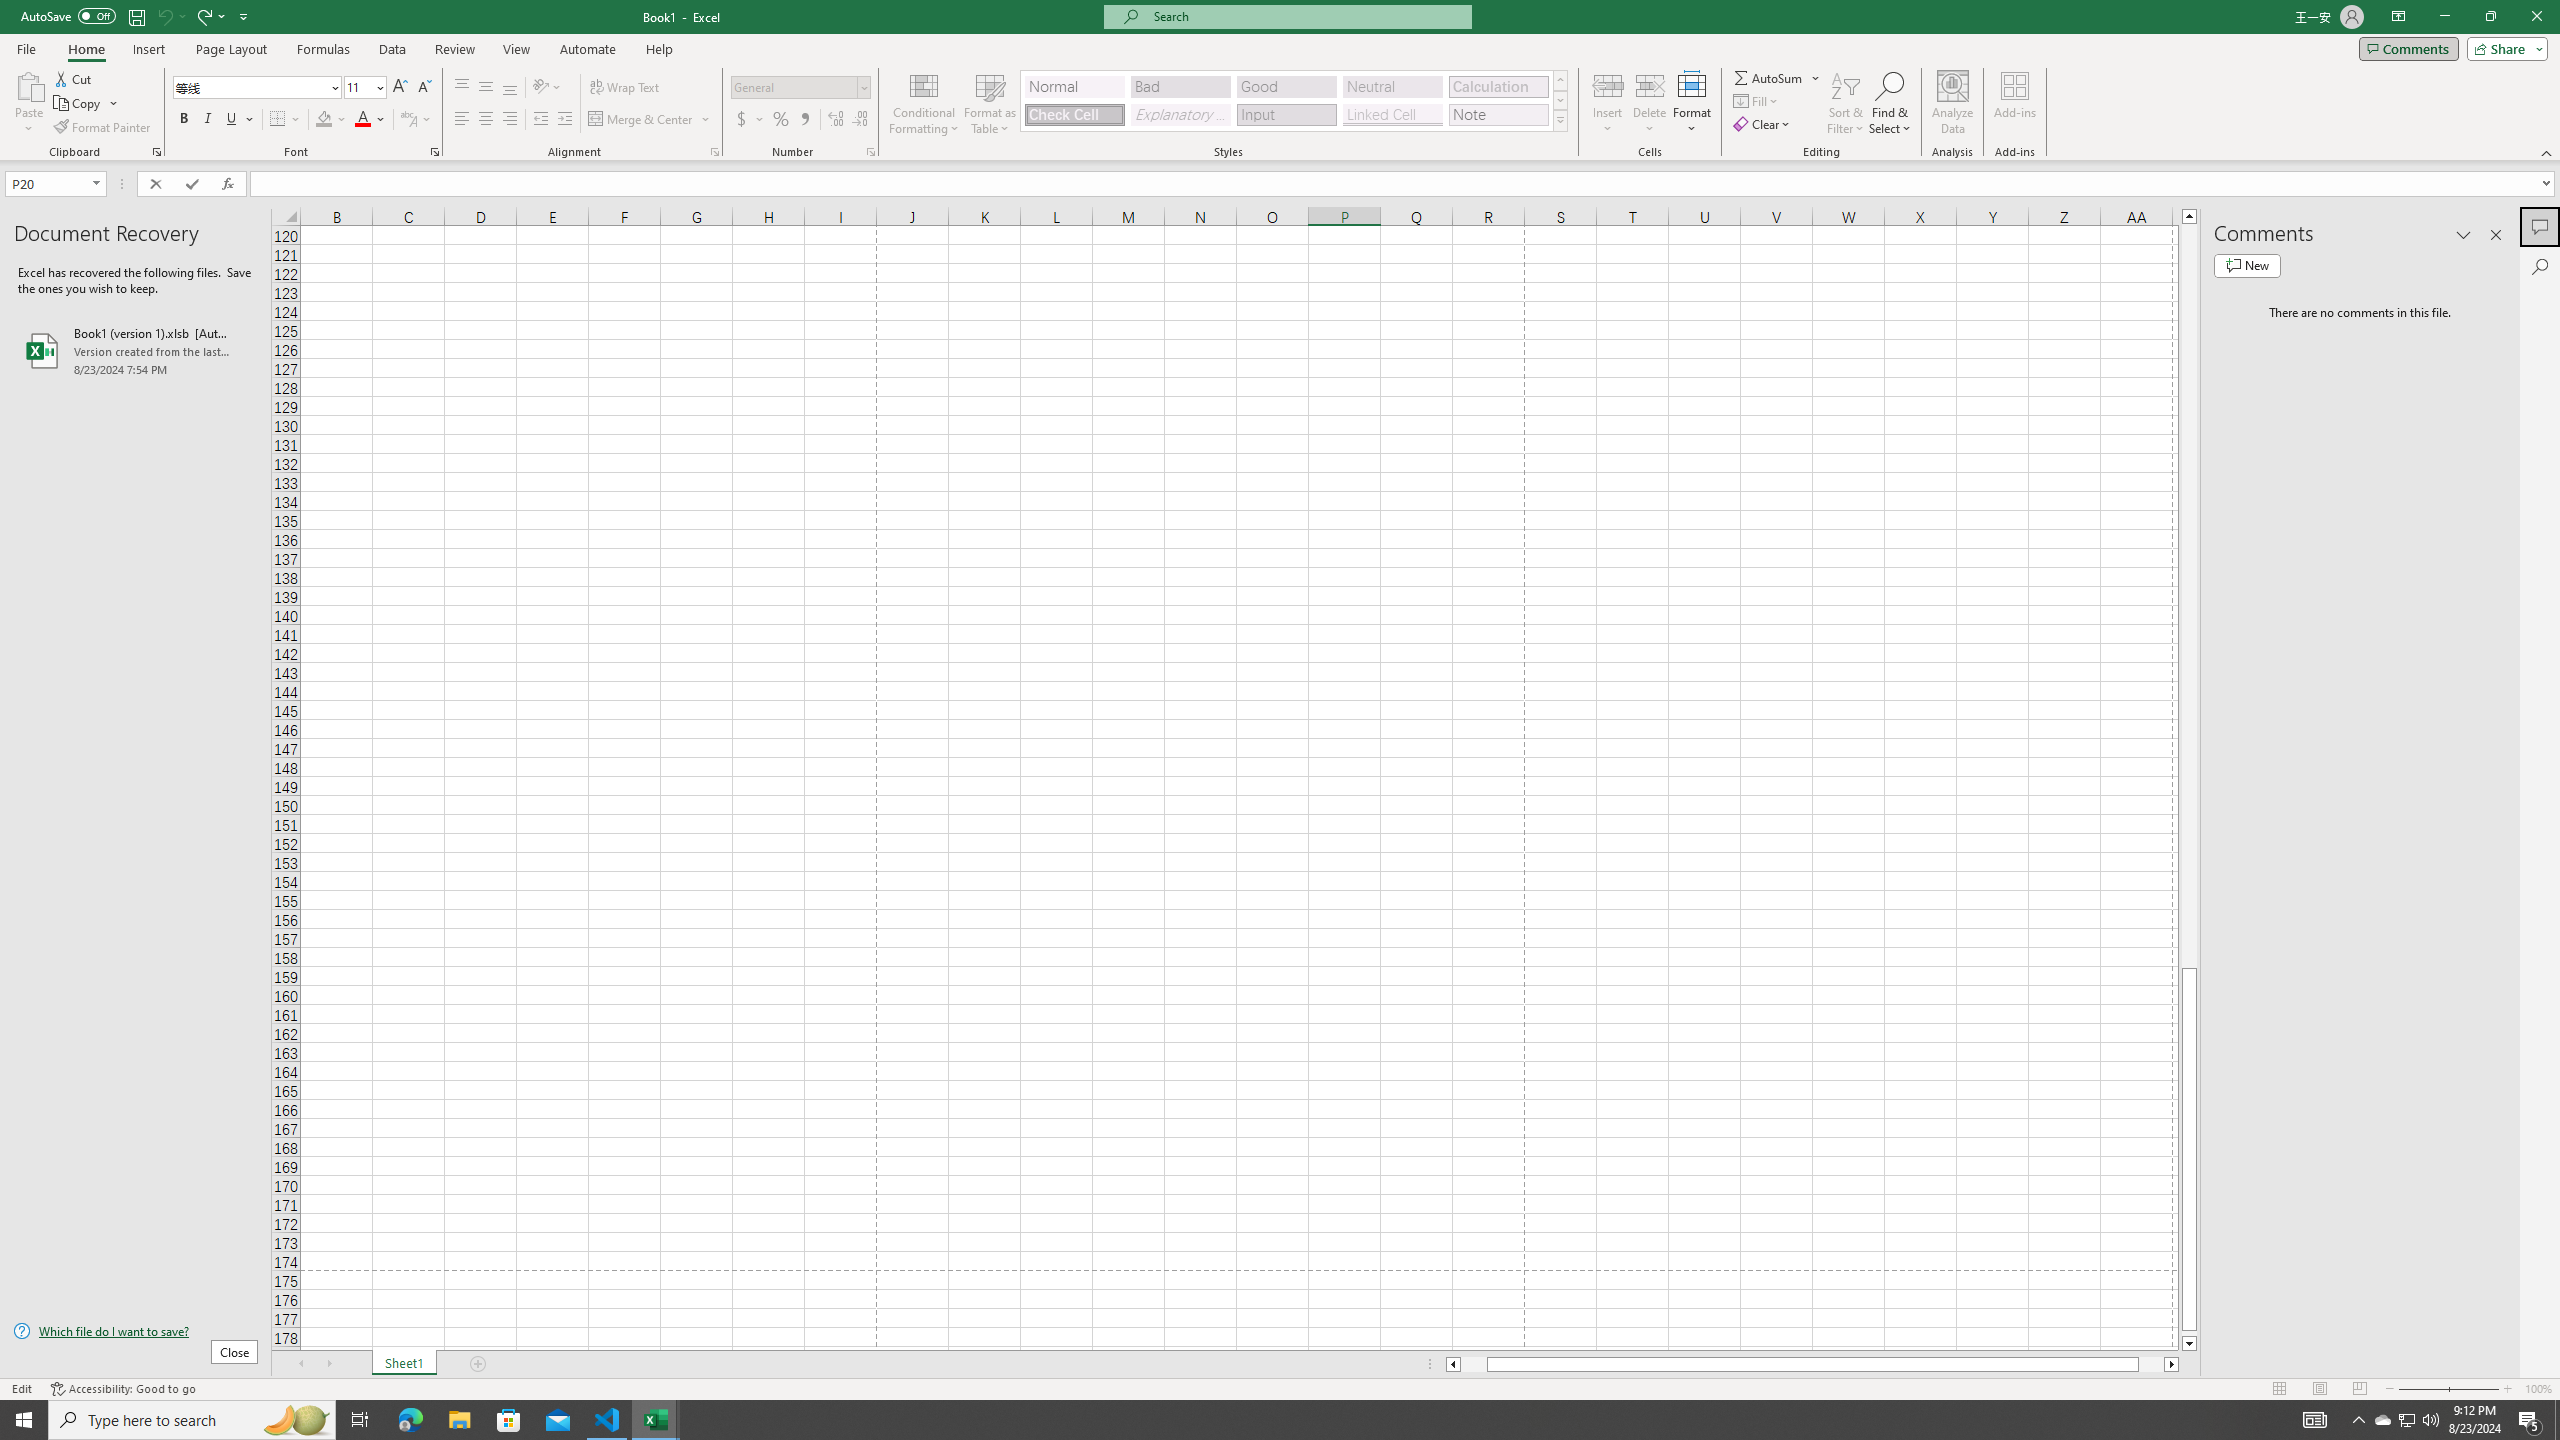 The height and width of the screenshot is (1440, 2560). Describe the element at coordinates (423, 87) in the screenshot. I see `'Decrease Font Size'` at that location.